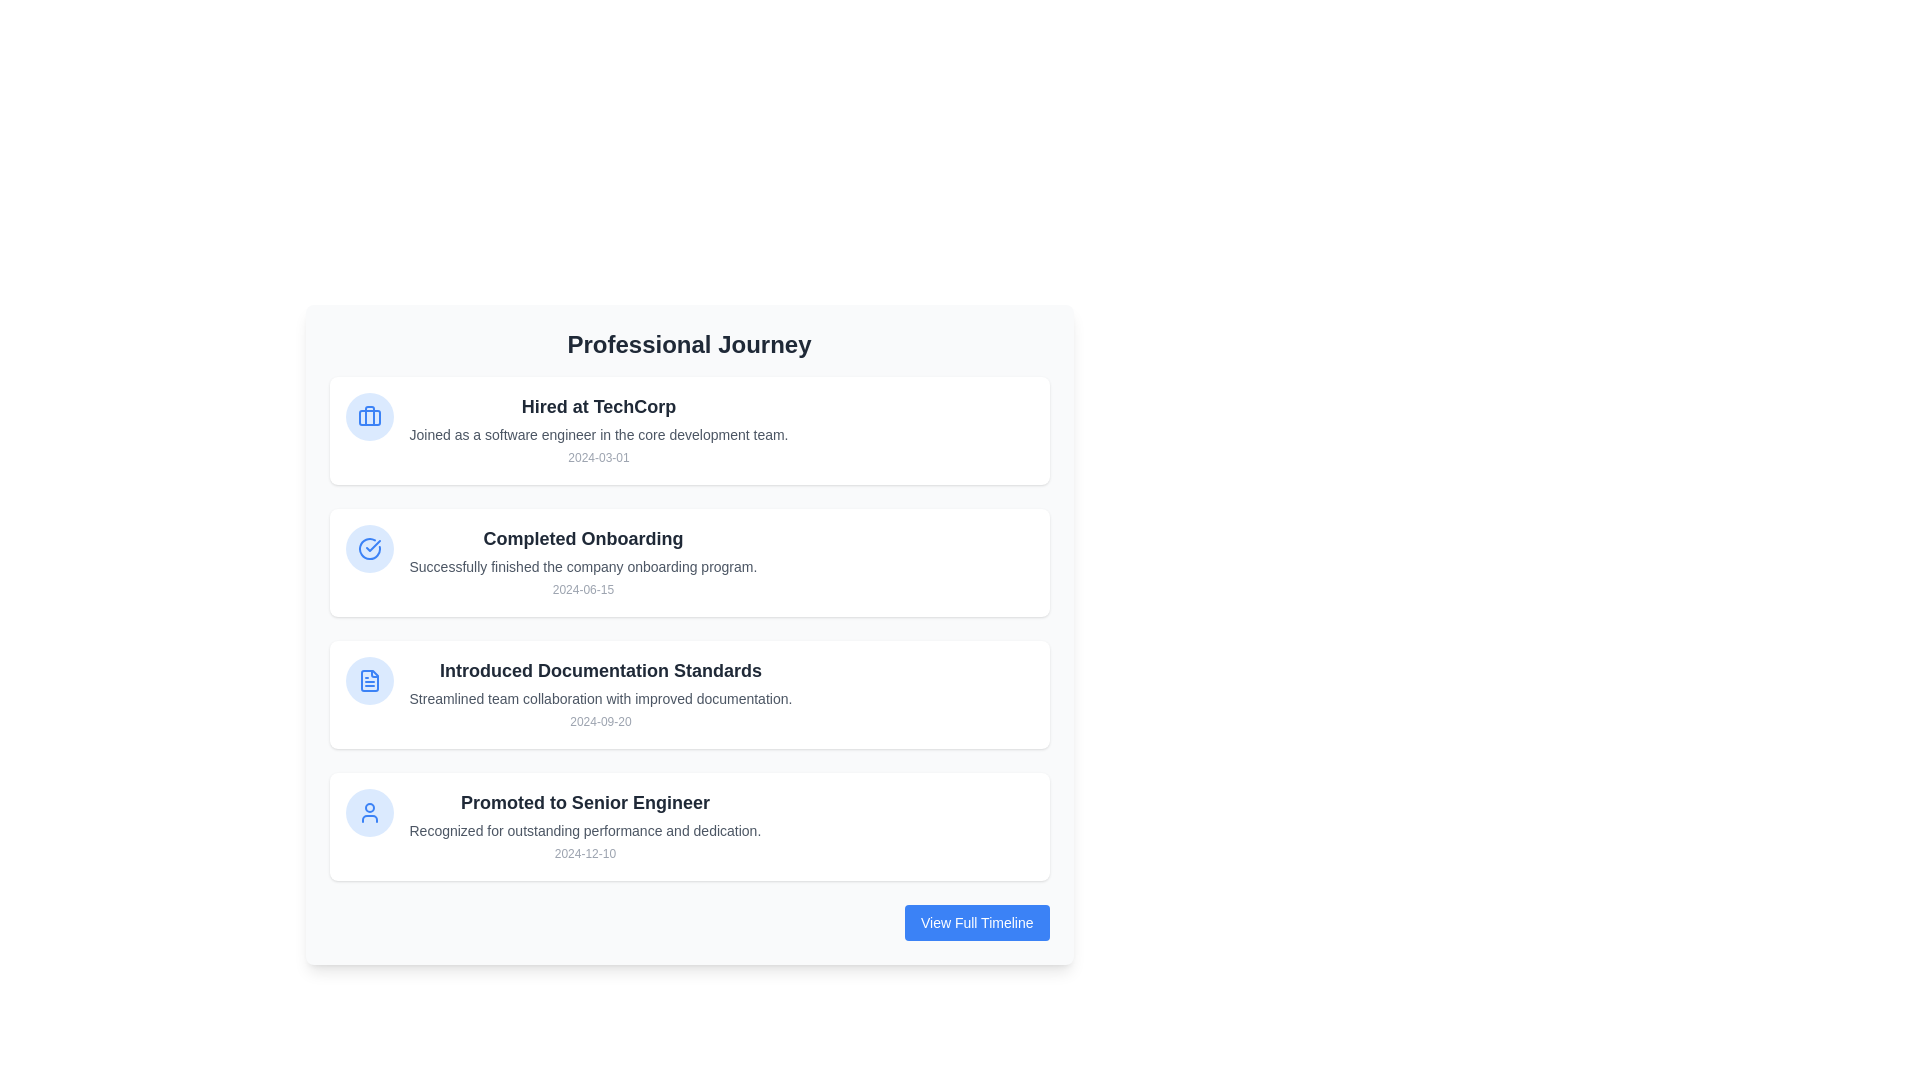 This screenshot has width=1920, height=1080. I want to click on the text label component that reads 'Recognized for outstanding performance and dedication.', which is positioned beneath the title 'Promoted to Senior Engineer', so click(584, 830).